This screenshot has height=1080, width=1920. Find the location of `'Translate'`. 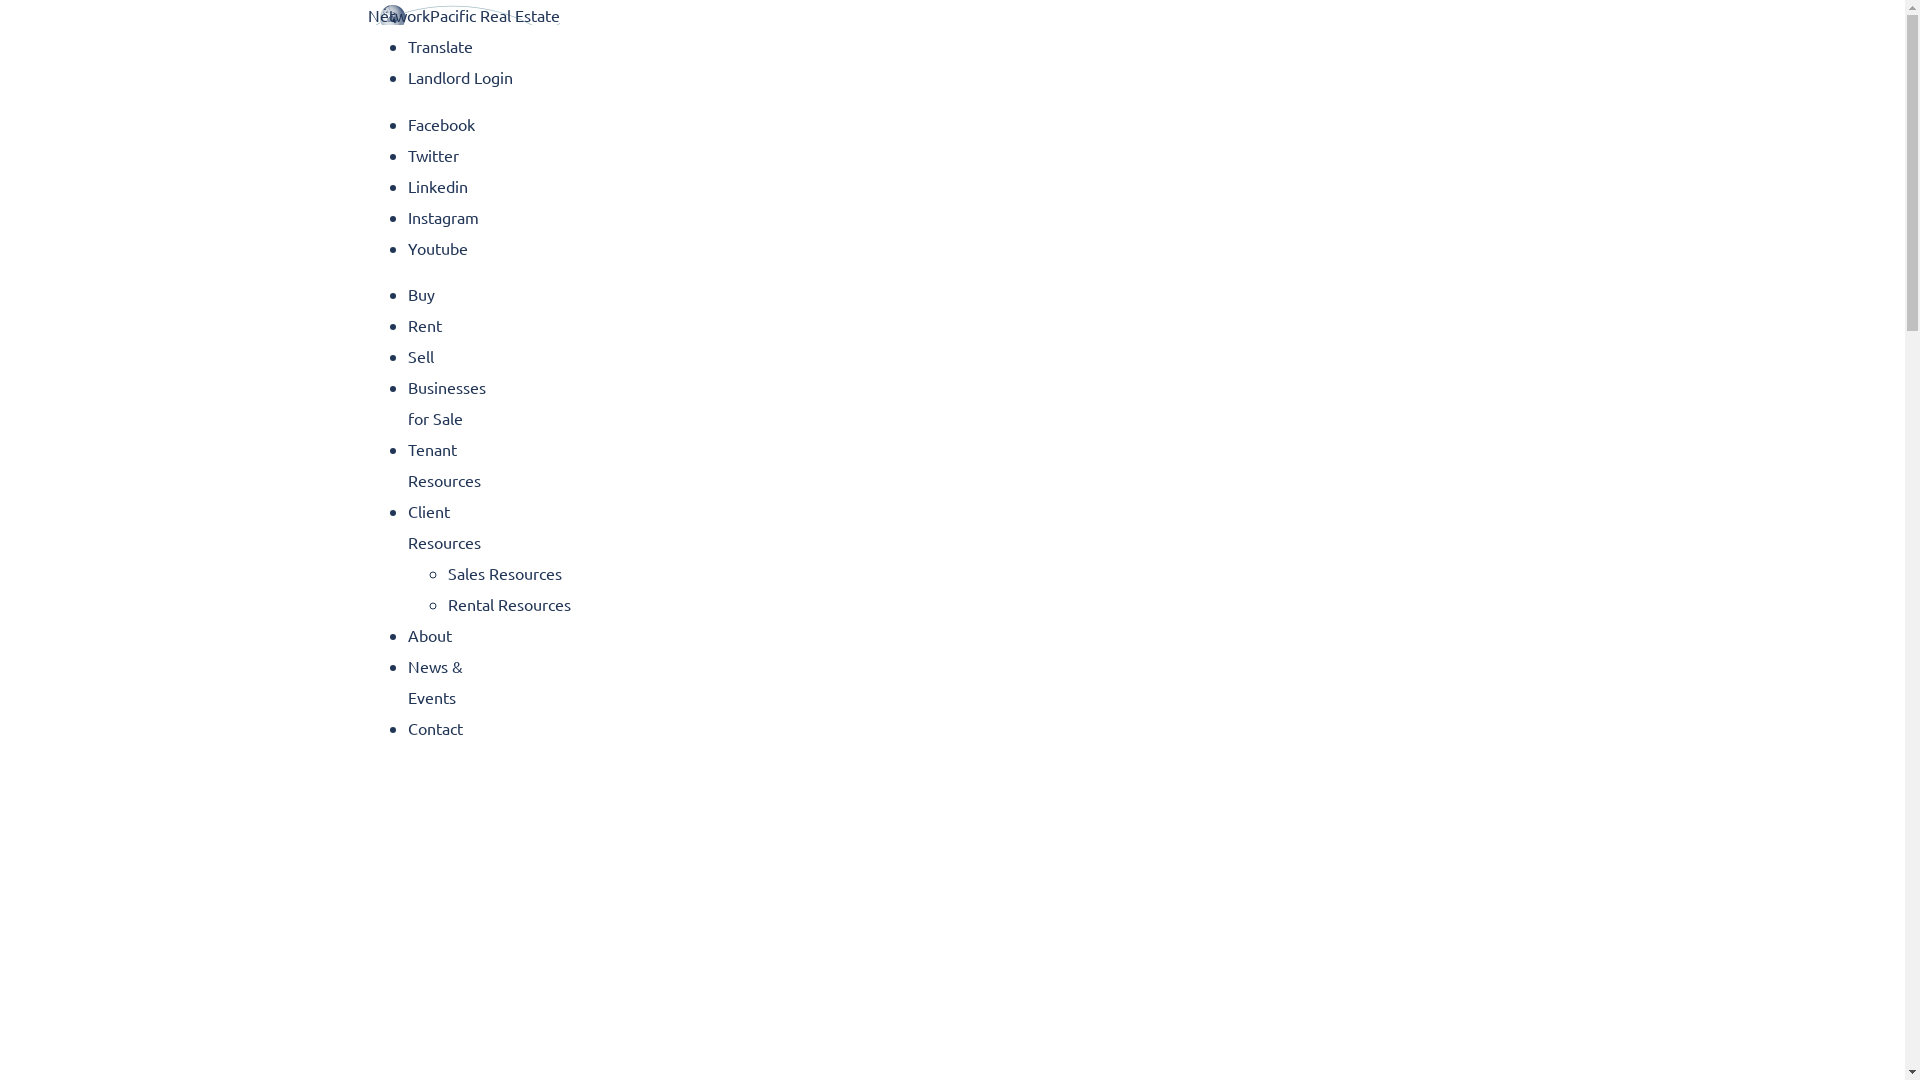

'Translate' is located at coordinates (407, 45).